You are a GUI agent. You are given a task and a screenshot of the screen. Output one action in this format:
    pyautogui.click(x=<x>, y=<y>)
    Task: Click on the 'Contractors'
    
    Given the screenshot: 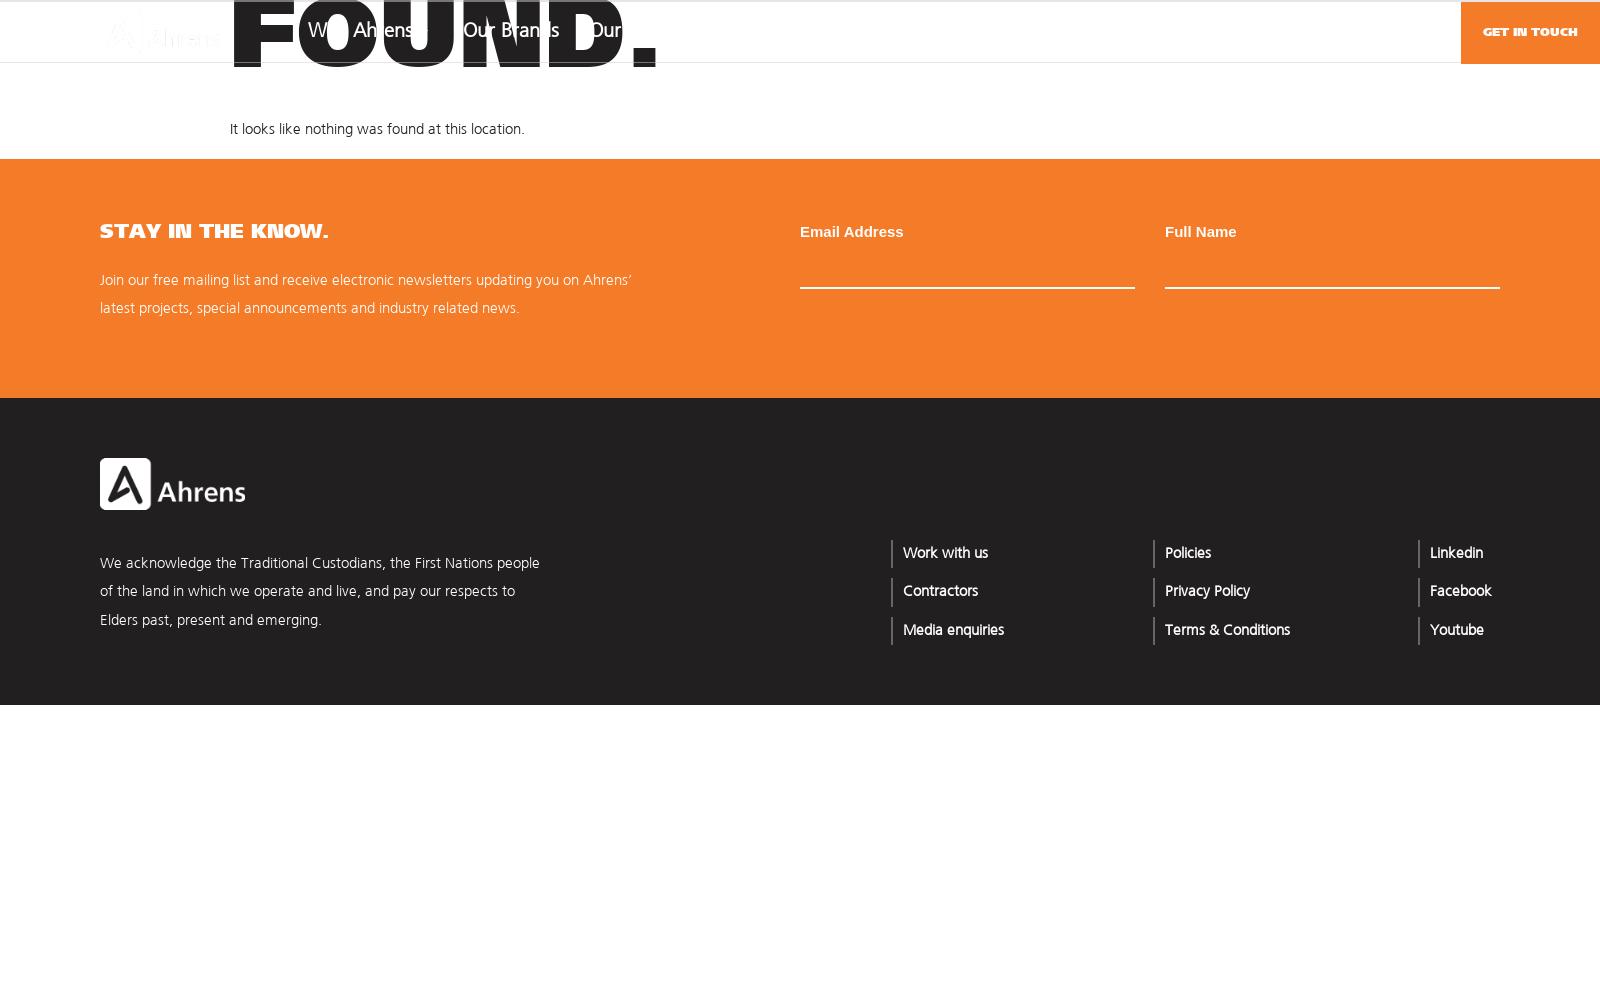 What is the action you would take?
    pyautogui.click(x=938, y=591)
    